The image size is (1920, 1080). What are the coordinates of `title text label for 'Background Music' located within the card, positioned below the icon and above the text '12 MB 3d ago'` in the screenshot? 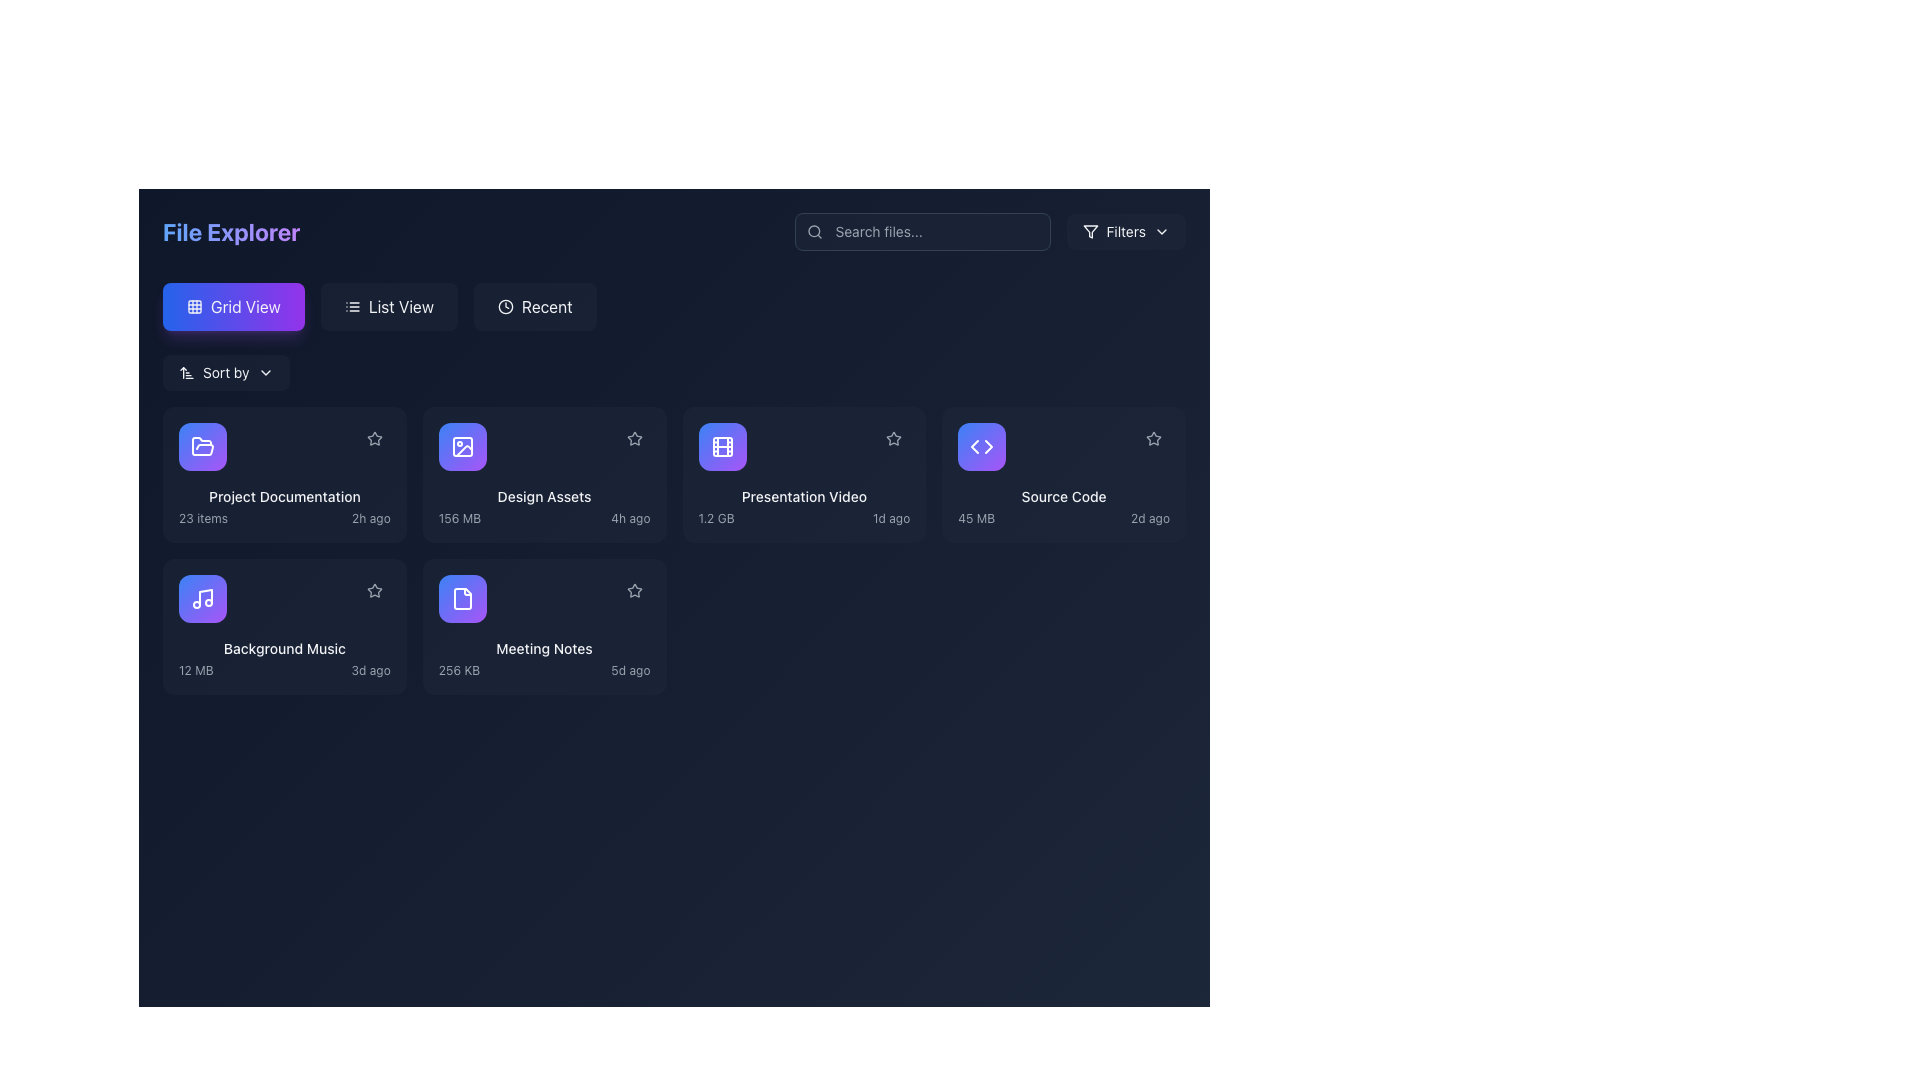 It's located at (283, 648).